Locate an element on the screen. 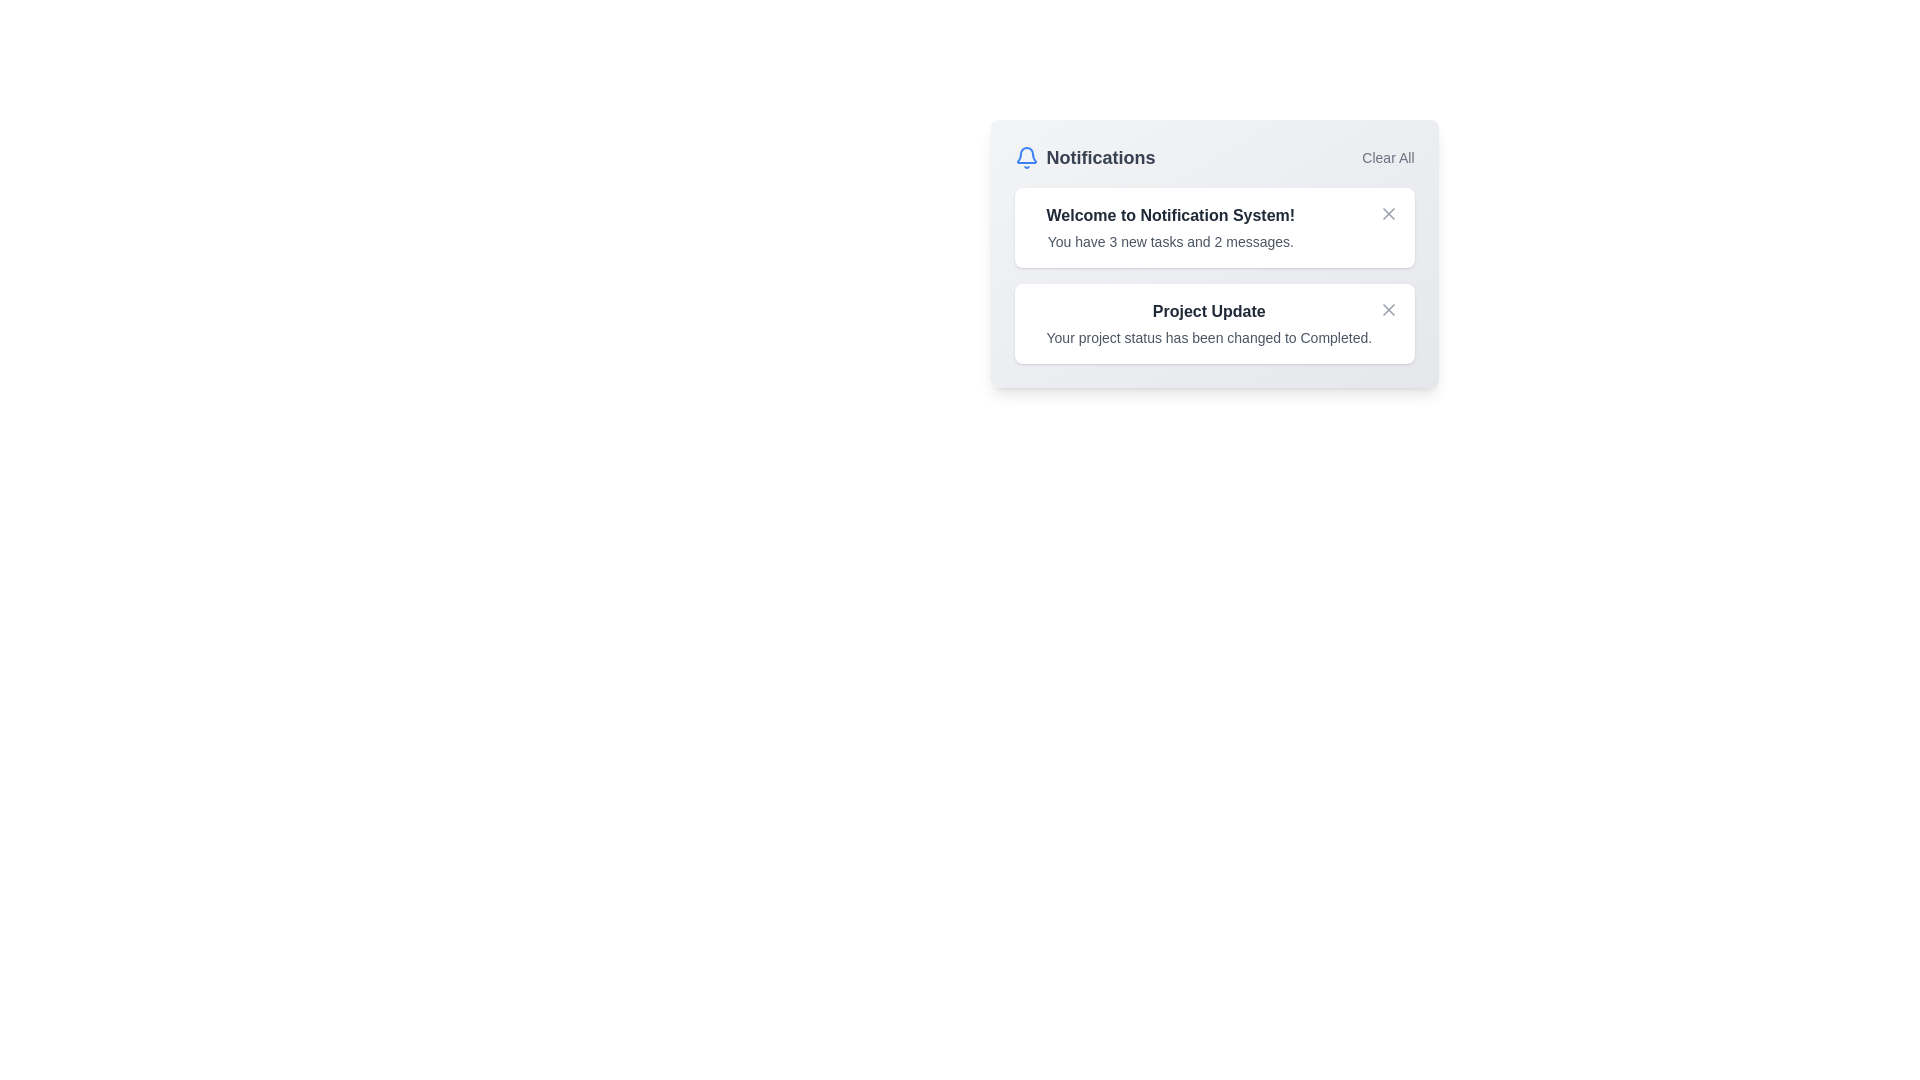  the minimalistic cross-shaped SVG icon used for dismissing the first notification card in the header section is located at coordinates (1387, 213).